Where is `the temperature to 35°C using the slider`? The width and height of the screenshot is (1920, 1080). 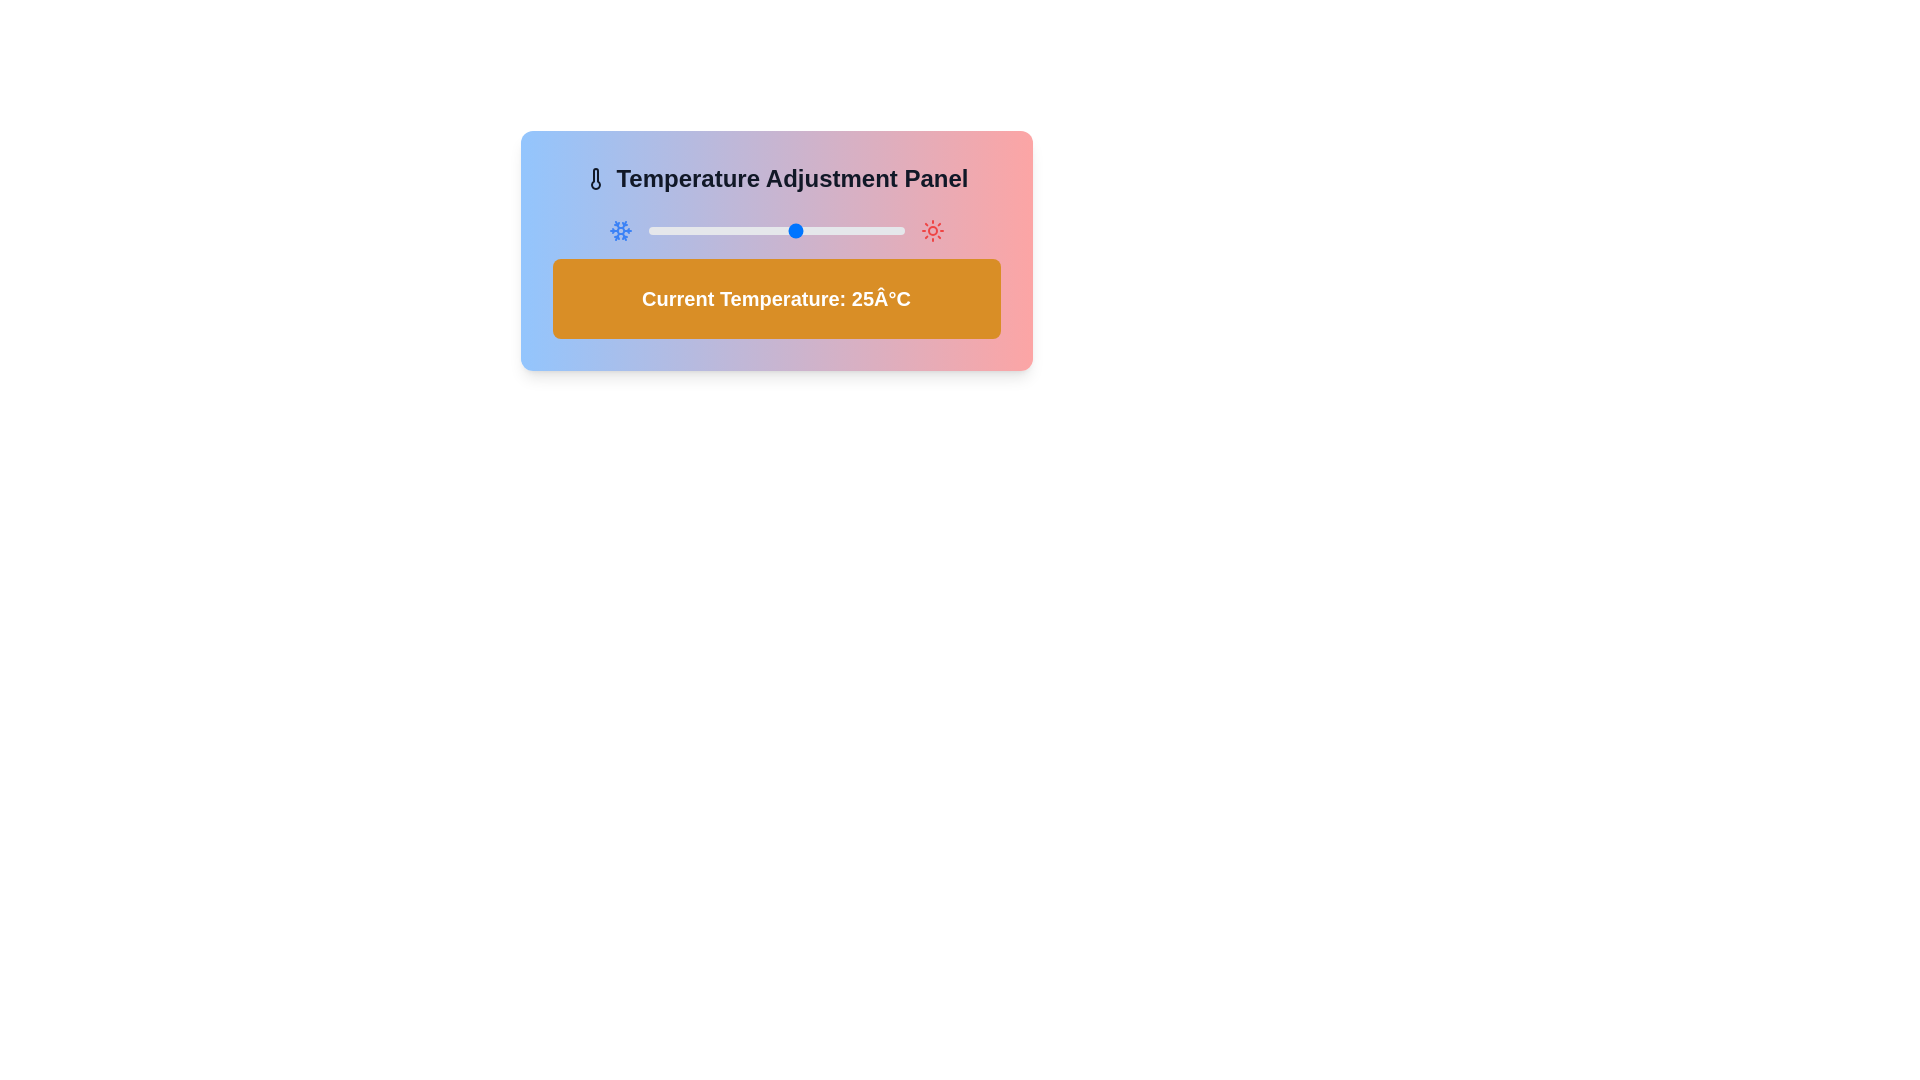 the temperature to 35°C using the slider is located at coordinates (840, 230).